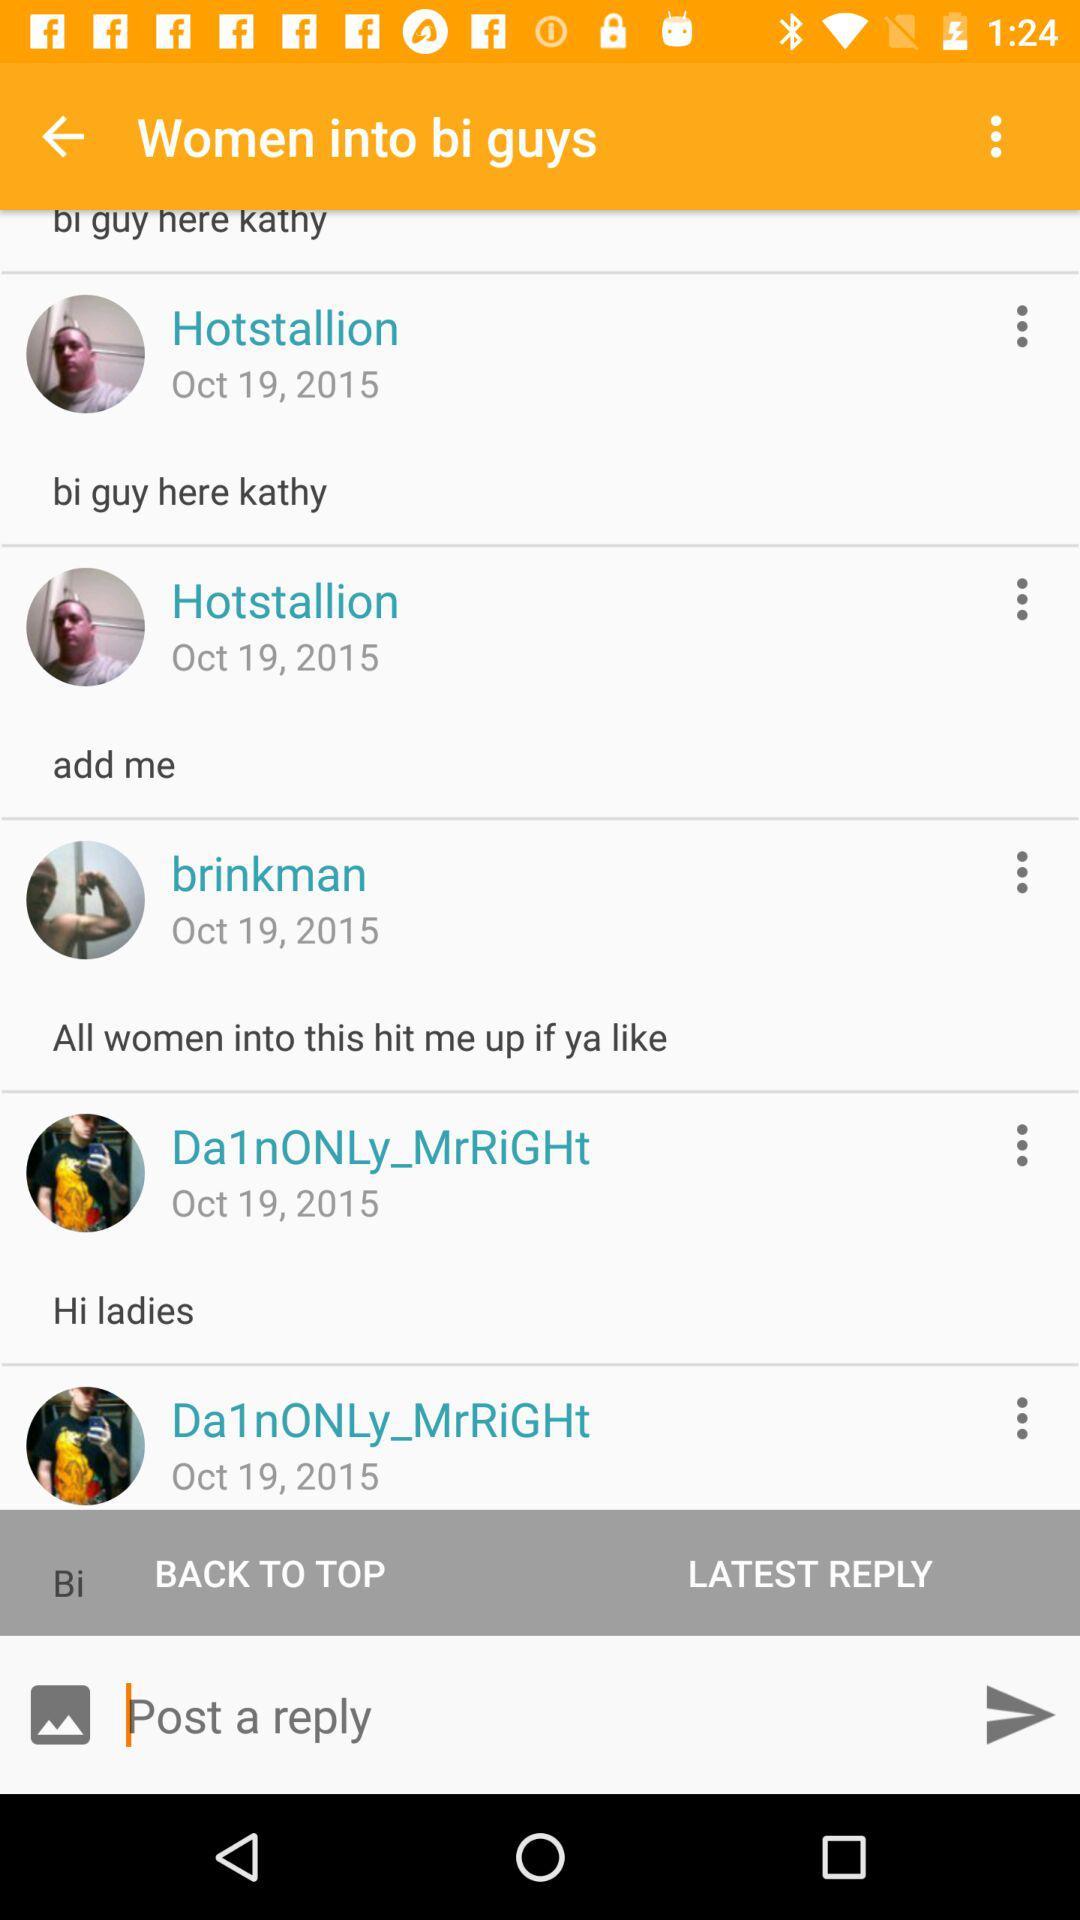  Describe the element at coordinates (84, 899) in the screenshot. I see `see image` at that location.